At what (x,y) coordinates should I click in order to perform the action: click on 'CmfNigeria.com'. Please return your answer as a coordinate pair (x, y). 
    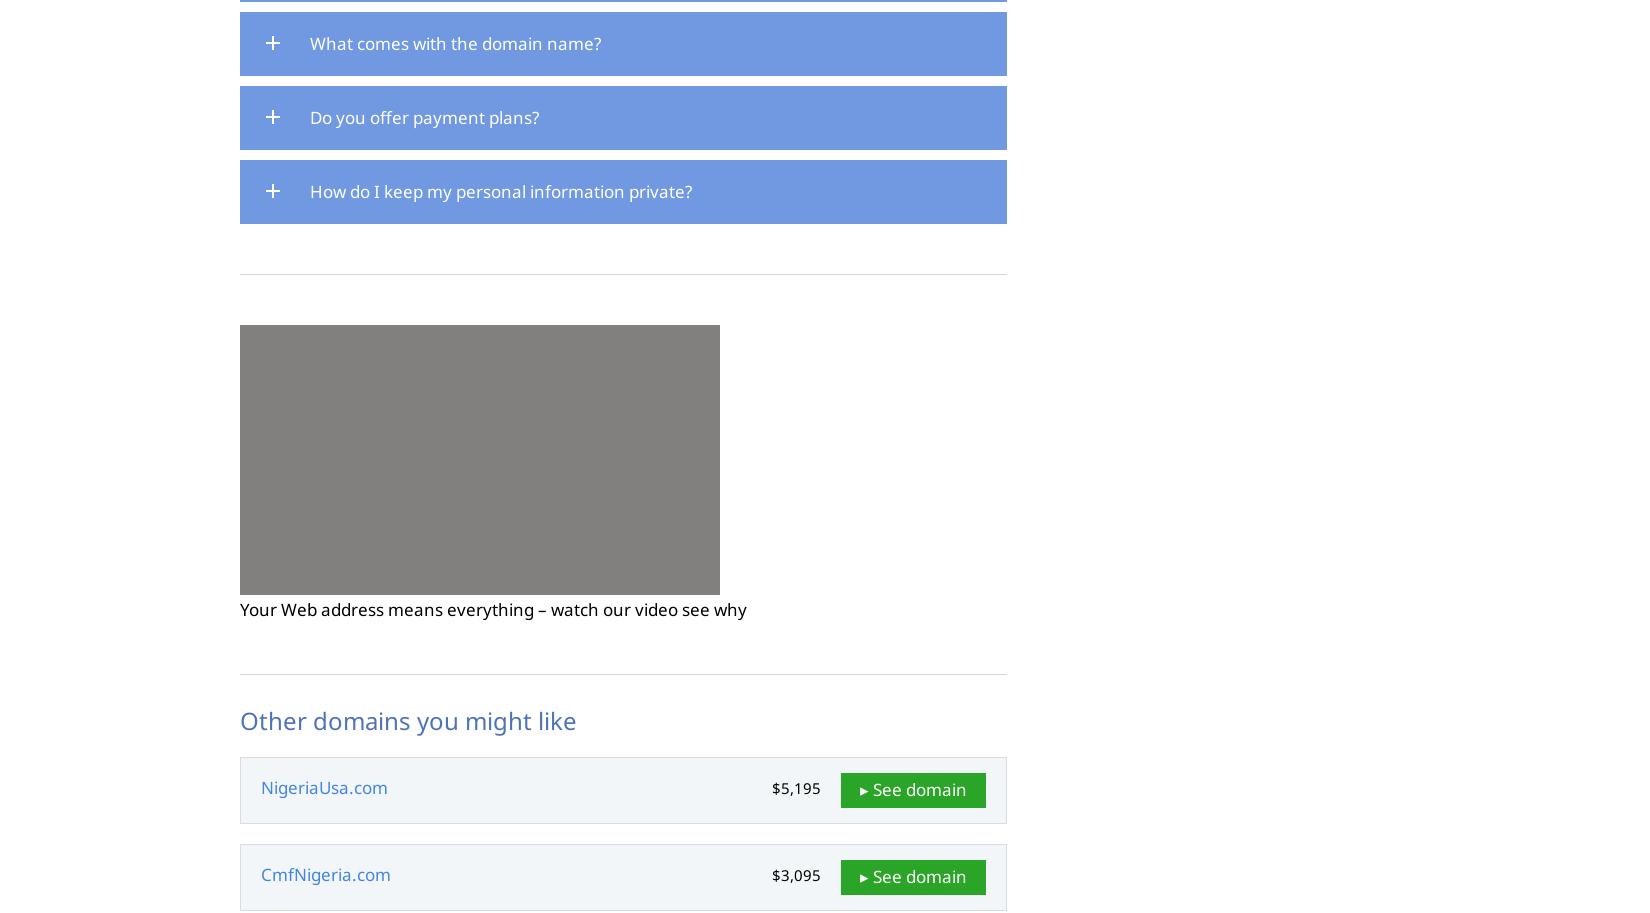
    Looking at the image, I should click on (326, 872).